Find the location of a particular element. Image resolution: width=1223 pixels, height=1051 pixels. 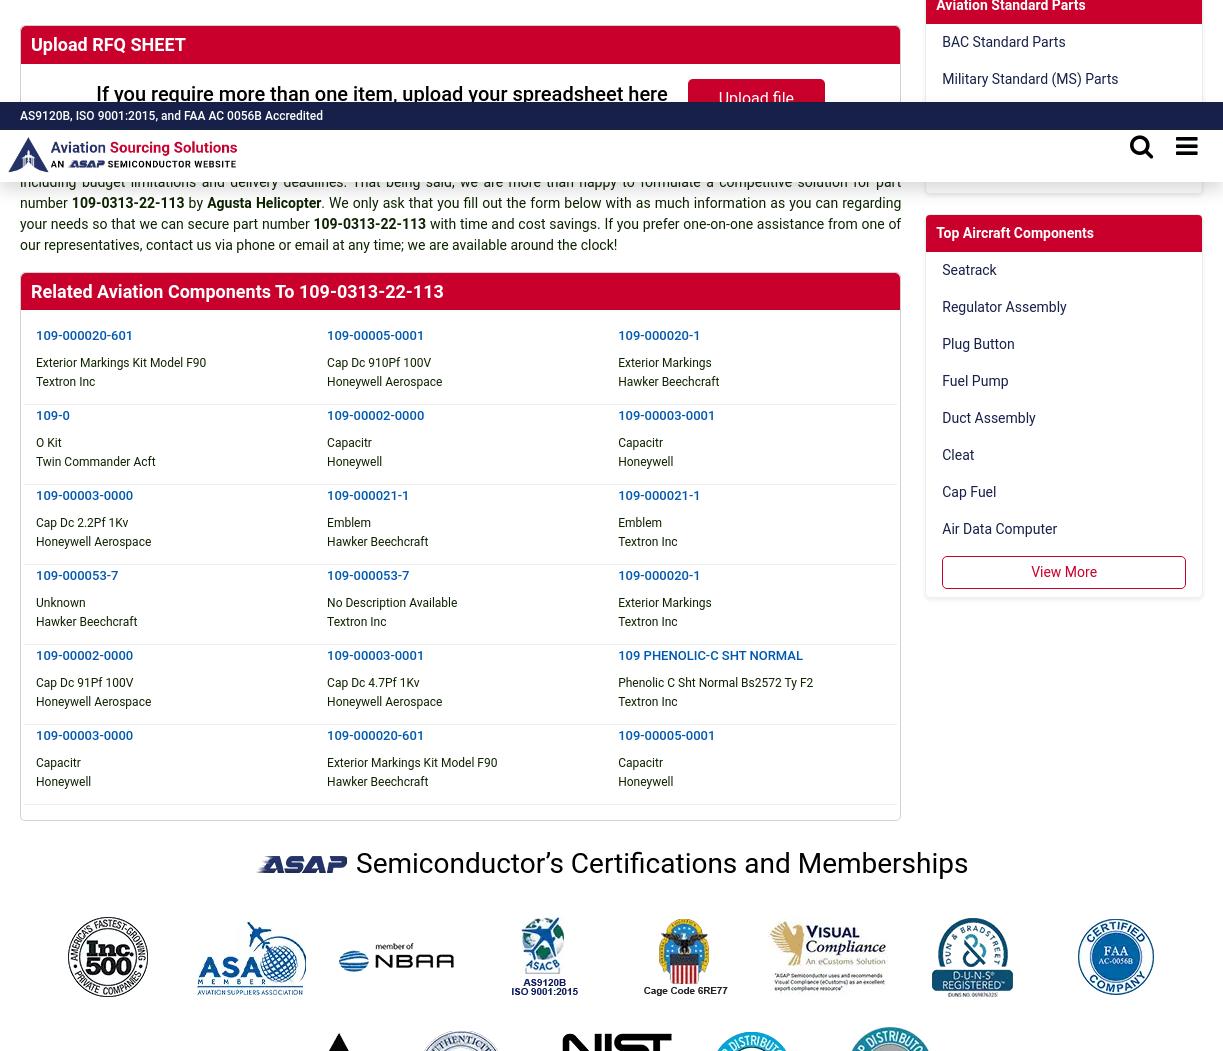

'1341 South Sunkist Street, Anaheim,' is located at coordinates (201, 475).